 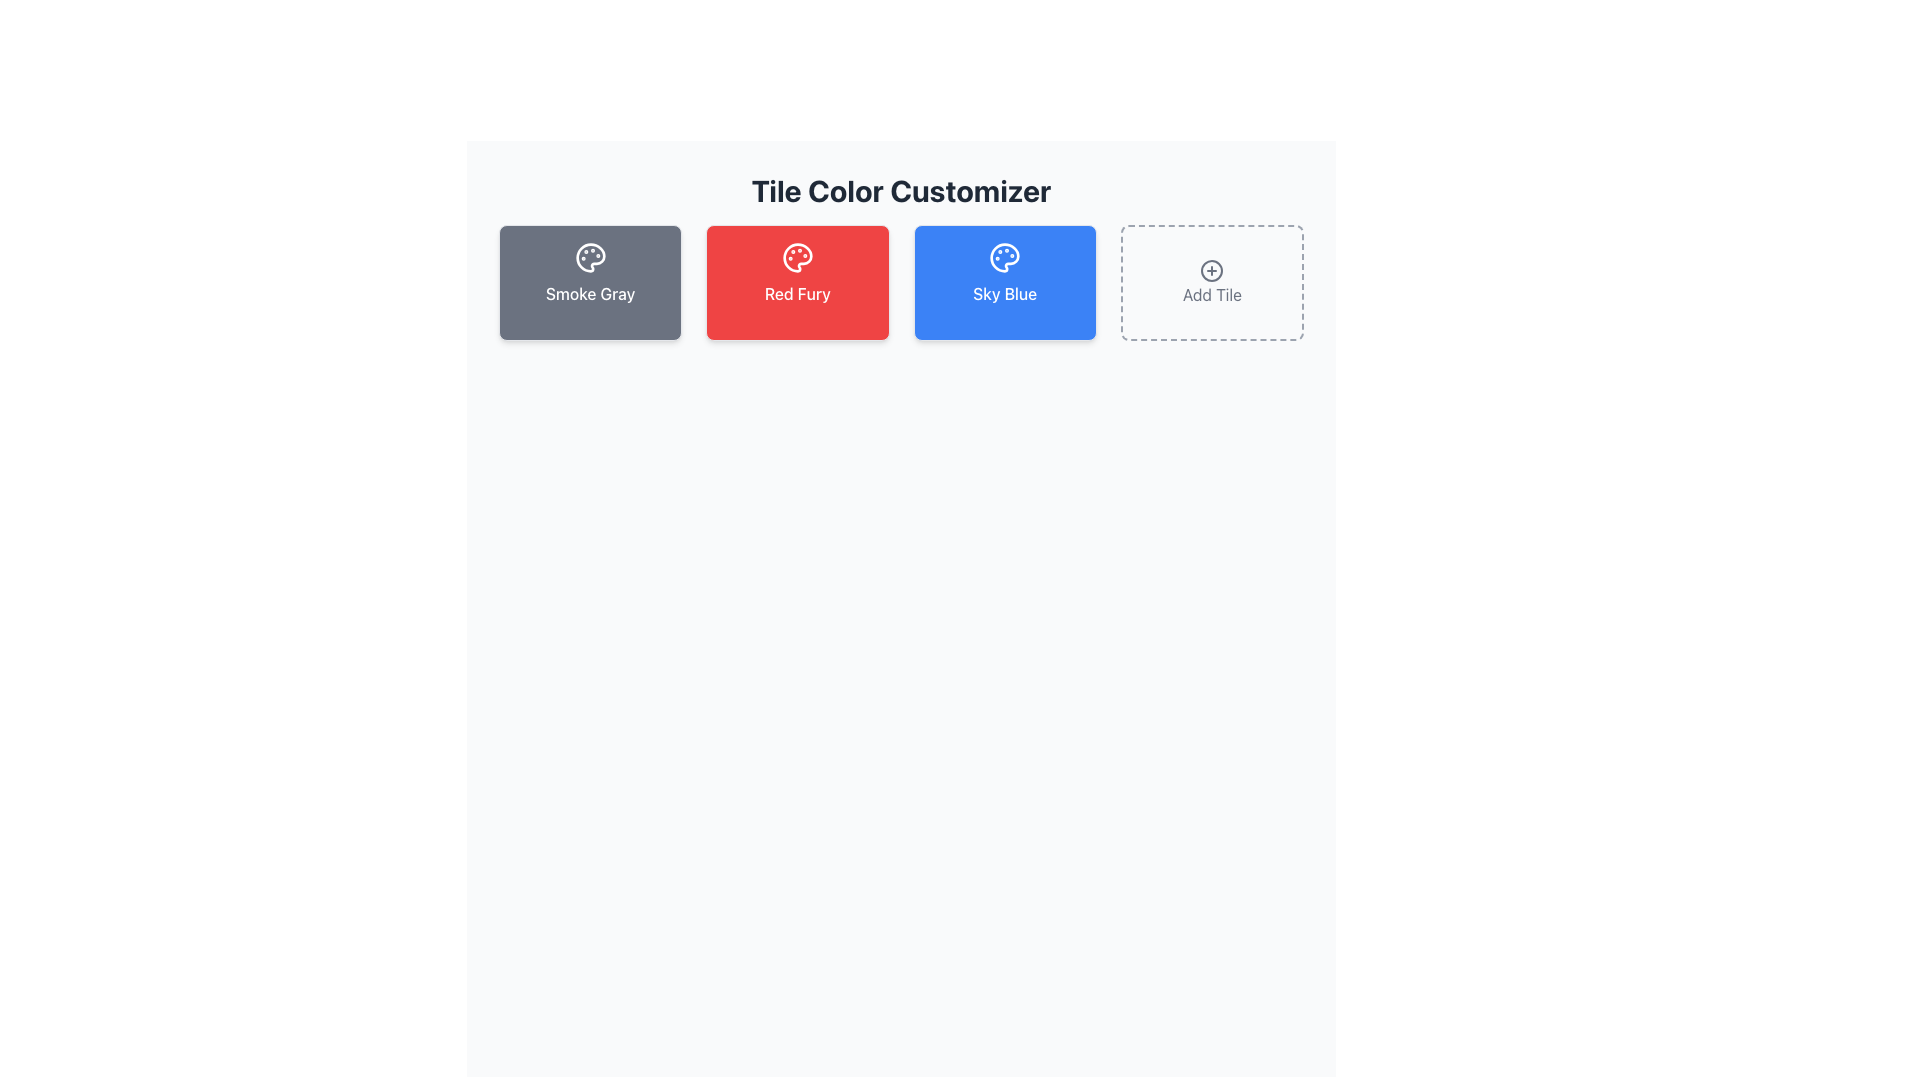 I want to click on the color option tile located at the top-left corner of the grid, representing the first selectable color option, so click(x=589, y=282).